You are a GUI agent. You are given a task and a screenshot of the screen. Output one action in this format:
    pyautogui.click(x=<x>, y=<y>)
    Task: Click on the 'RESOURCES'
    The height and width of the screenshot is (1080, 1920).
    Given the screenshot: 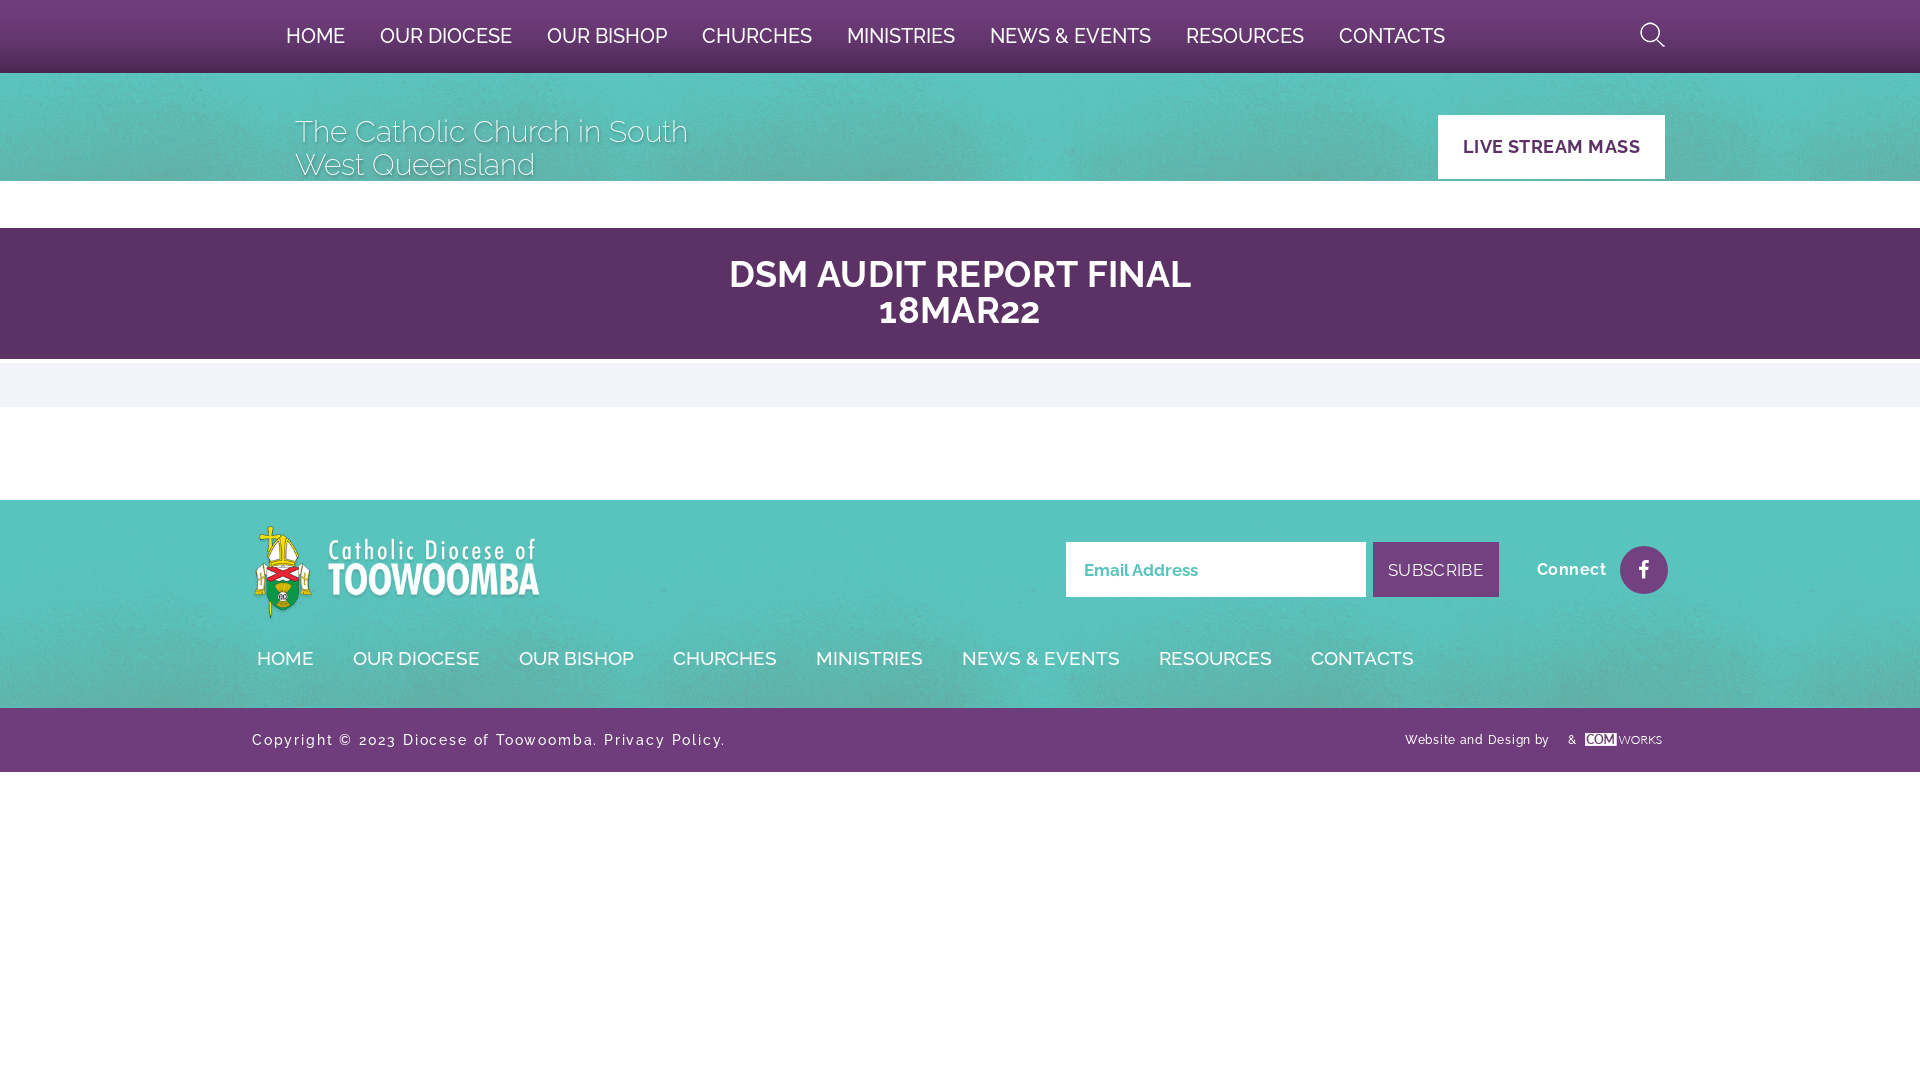 What is the action you would take?
    pyautogui.click(x=1213, y=658)
    